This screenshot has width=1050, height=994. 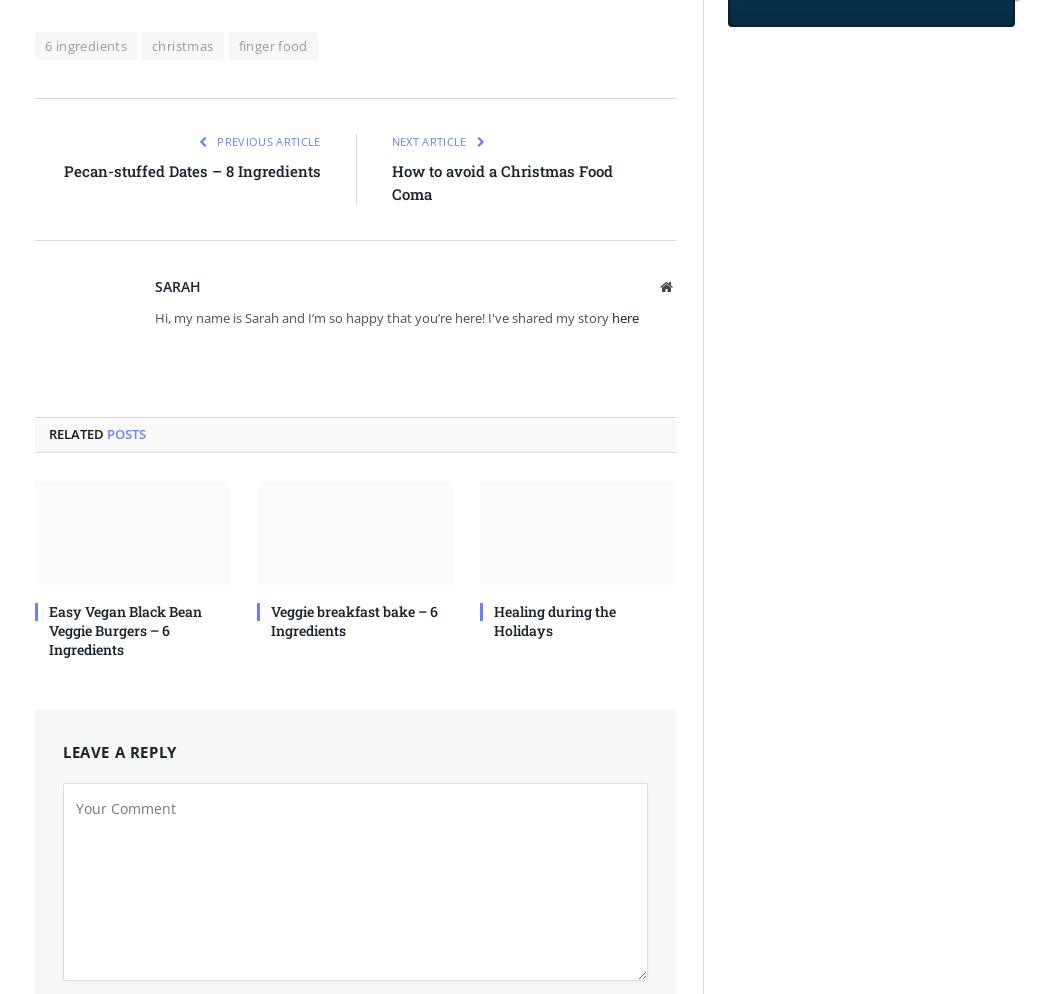 What do you see at coordinates (391, 181) in the screenshot?
I see `'How to avoid a Christmas Food Coma'` at bounding box center [391, 181].